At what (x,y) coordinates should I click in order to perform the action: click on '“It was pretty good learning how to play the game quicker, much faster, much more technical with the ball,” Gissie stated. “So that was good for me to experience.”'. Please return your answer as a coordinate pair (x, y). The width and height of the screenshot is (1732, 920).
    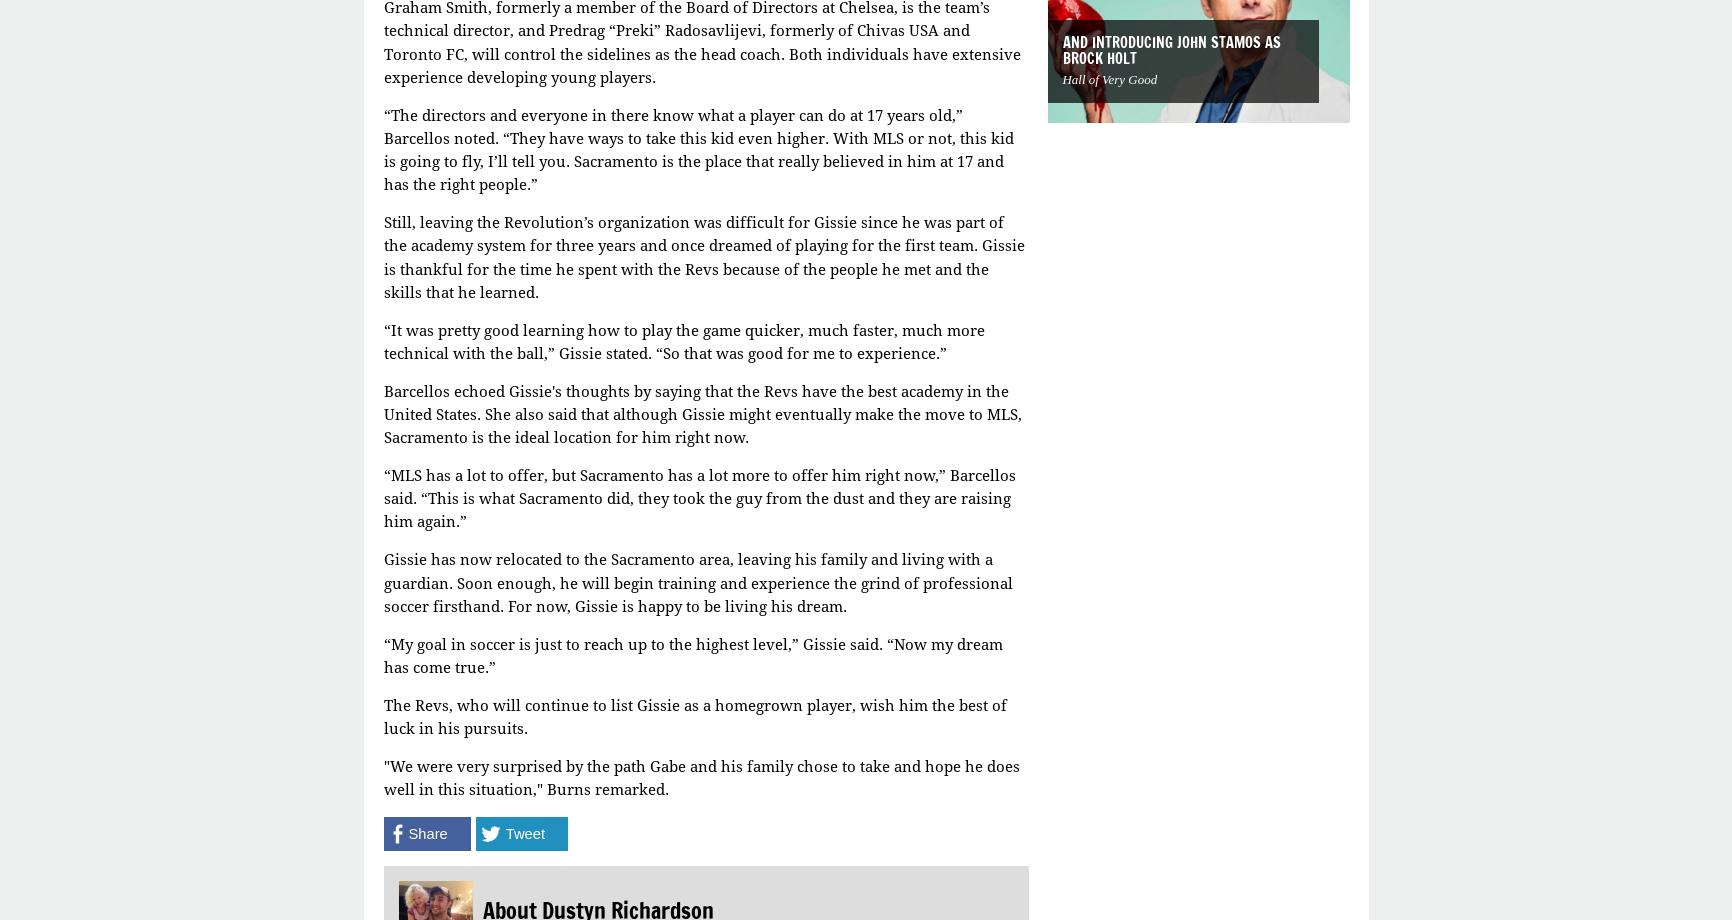
    Looking at the image, I should click on (682, 341).